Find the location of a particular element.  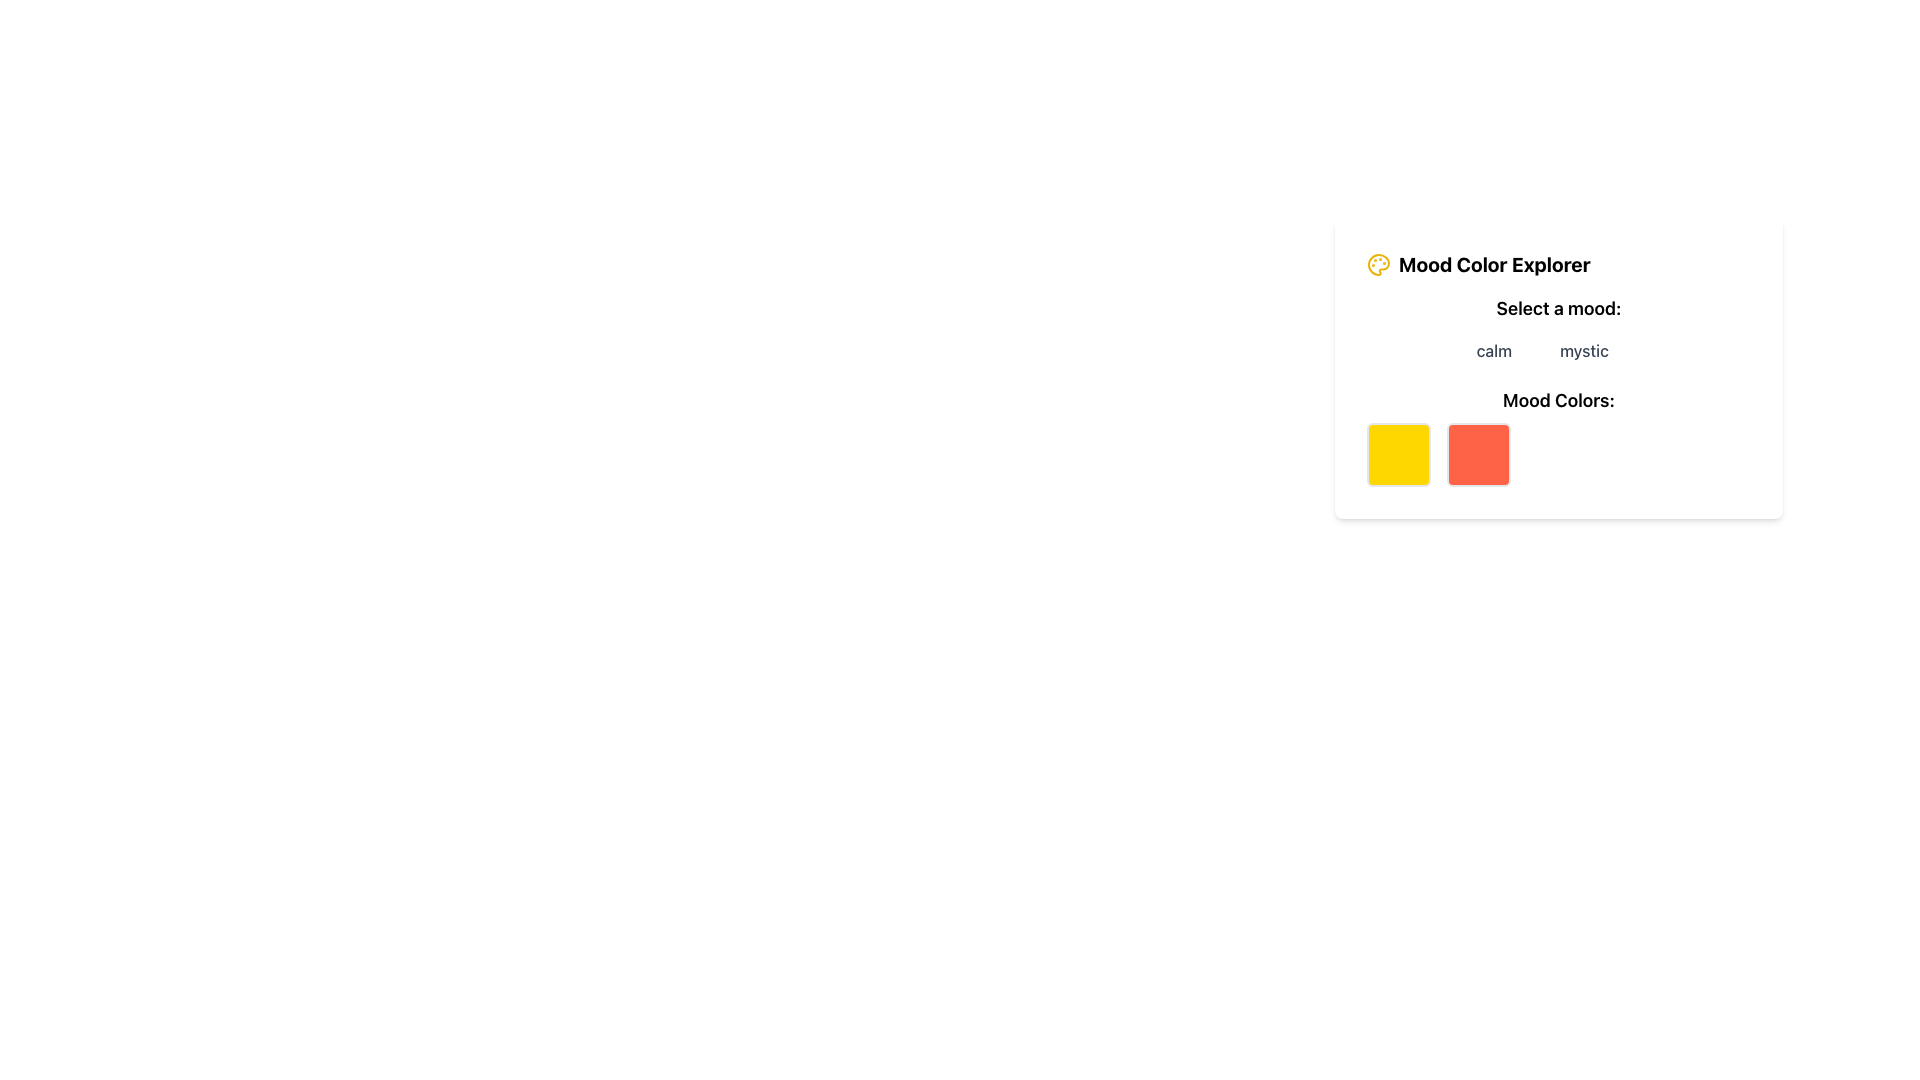

the Graphic icon representing the 'Mood Color Explorer', located in the upper-left corner of the card, next to the title text is located at coordinates (1377, 264).